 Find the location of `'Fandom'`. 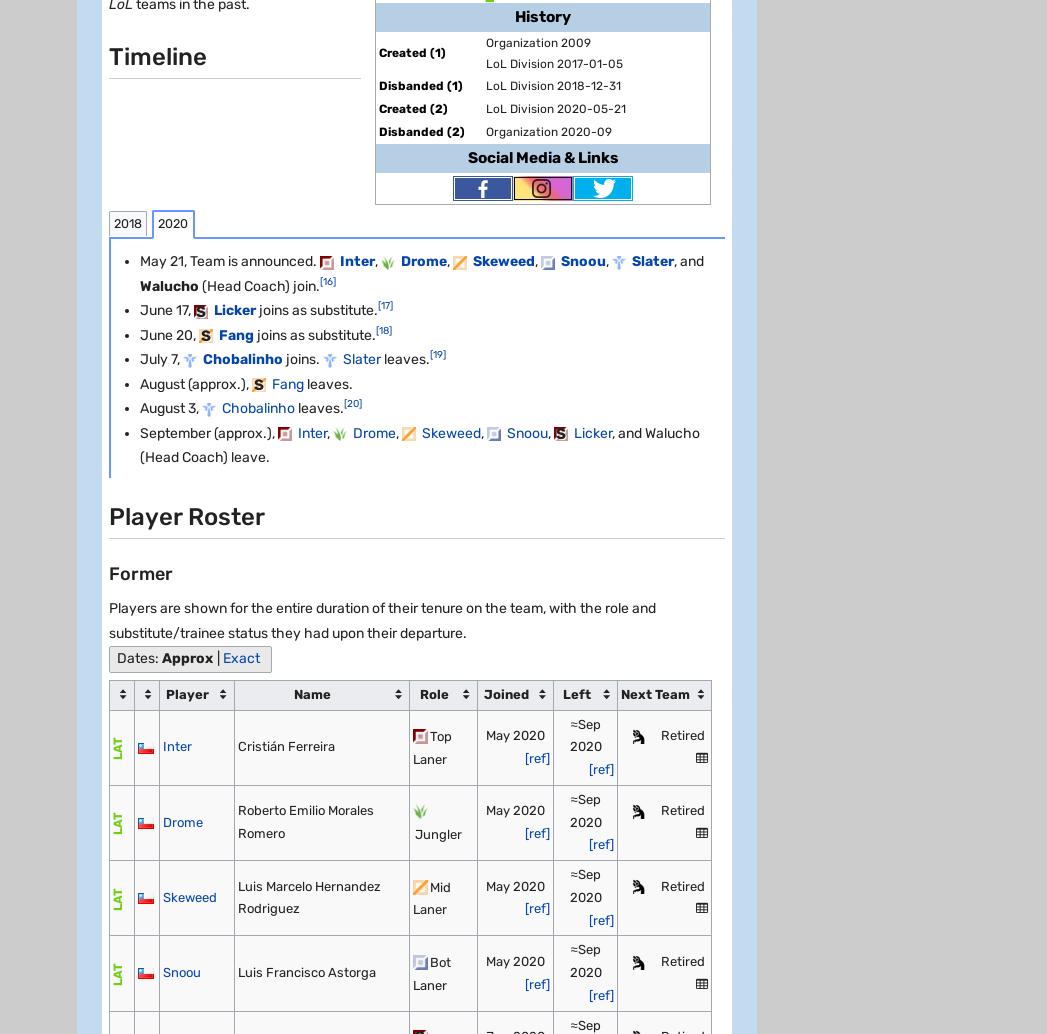

'Fandom' is located at coordinates (109, 511).